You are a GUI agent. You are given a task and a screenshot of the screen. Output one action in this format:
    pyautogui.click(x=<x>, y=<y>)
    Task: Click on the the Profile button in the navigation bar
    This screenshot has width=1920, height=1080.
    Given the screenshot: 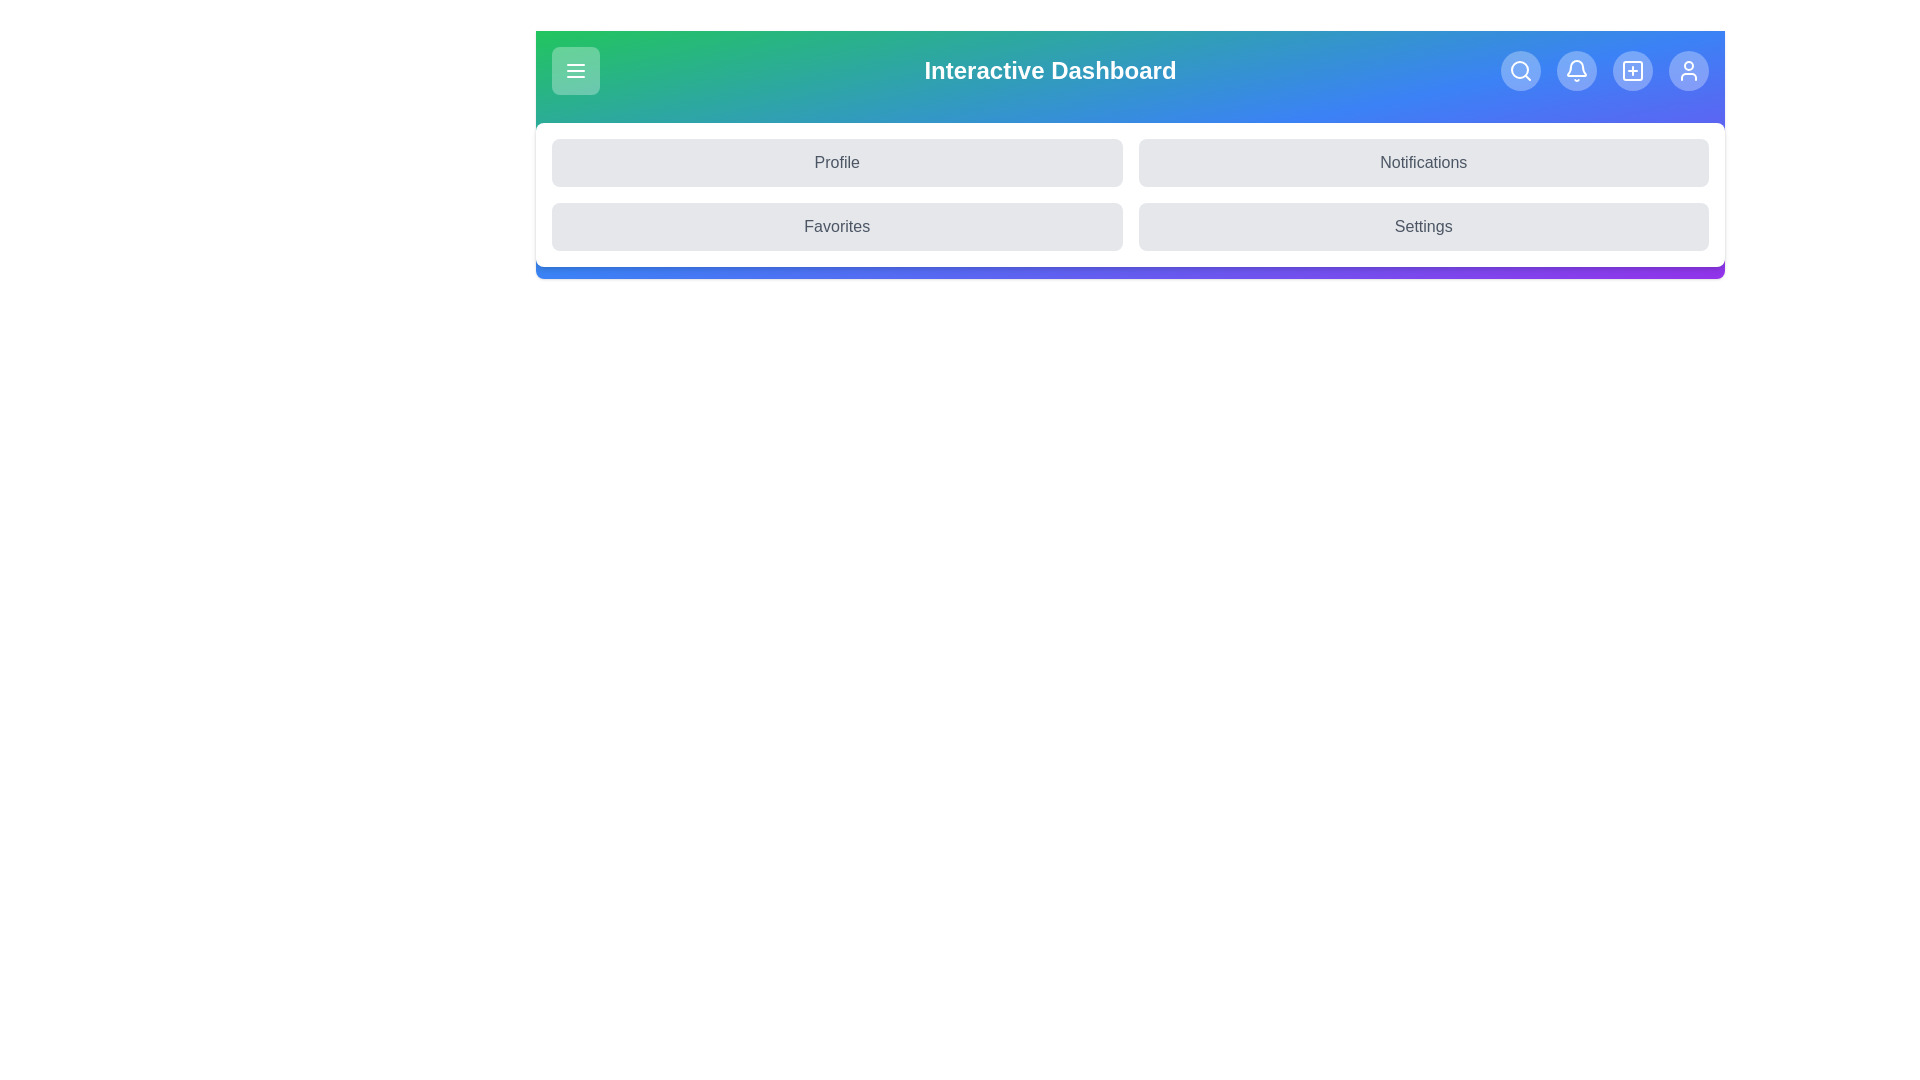 What is the action you would take?
    pyautogui.click(x=837, y=161)
    